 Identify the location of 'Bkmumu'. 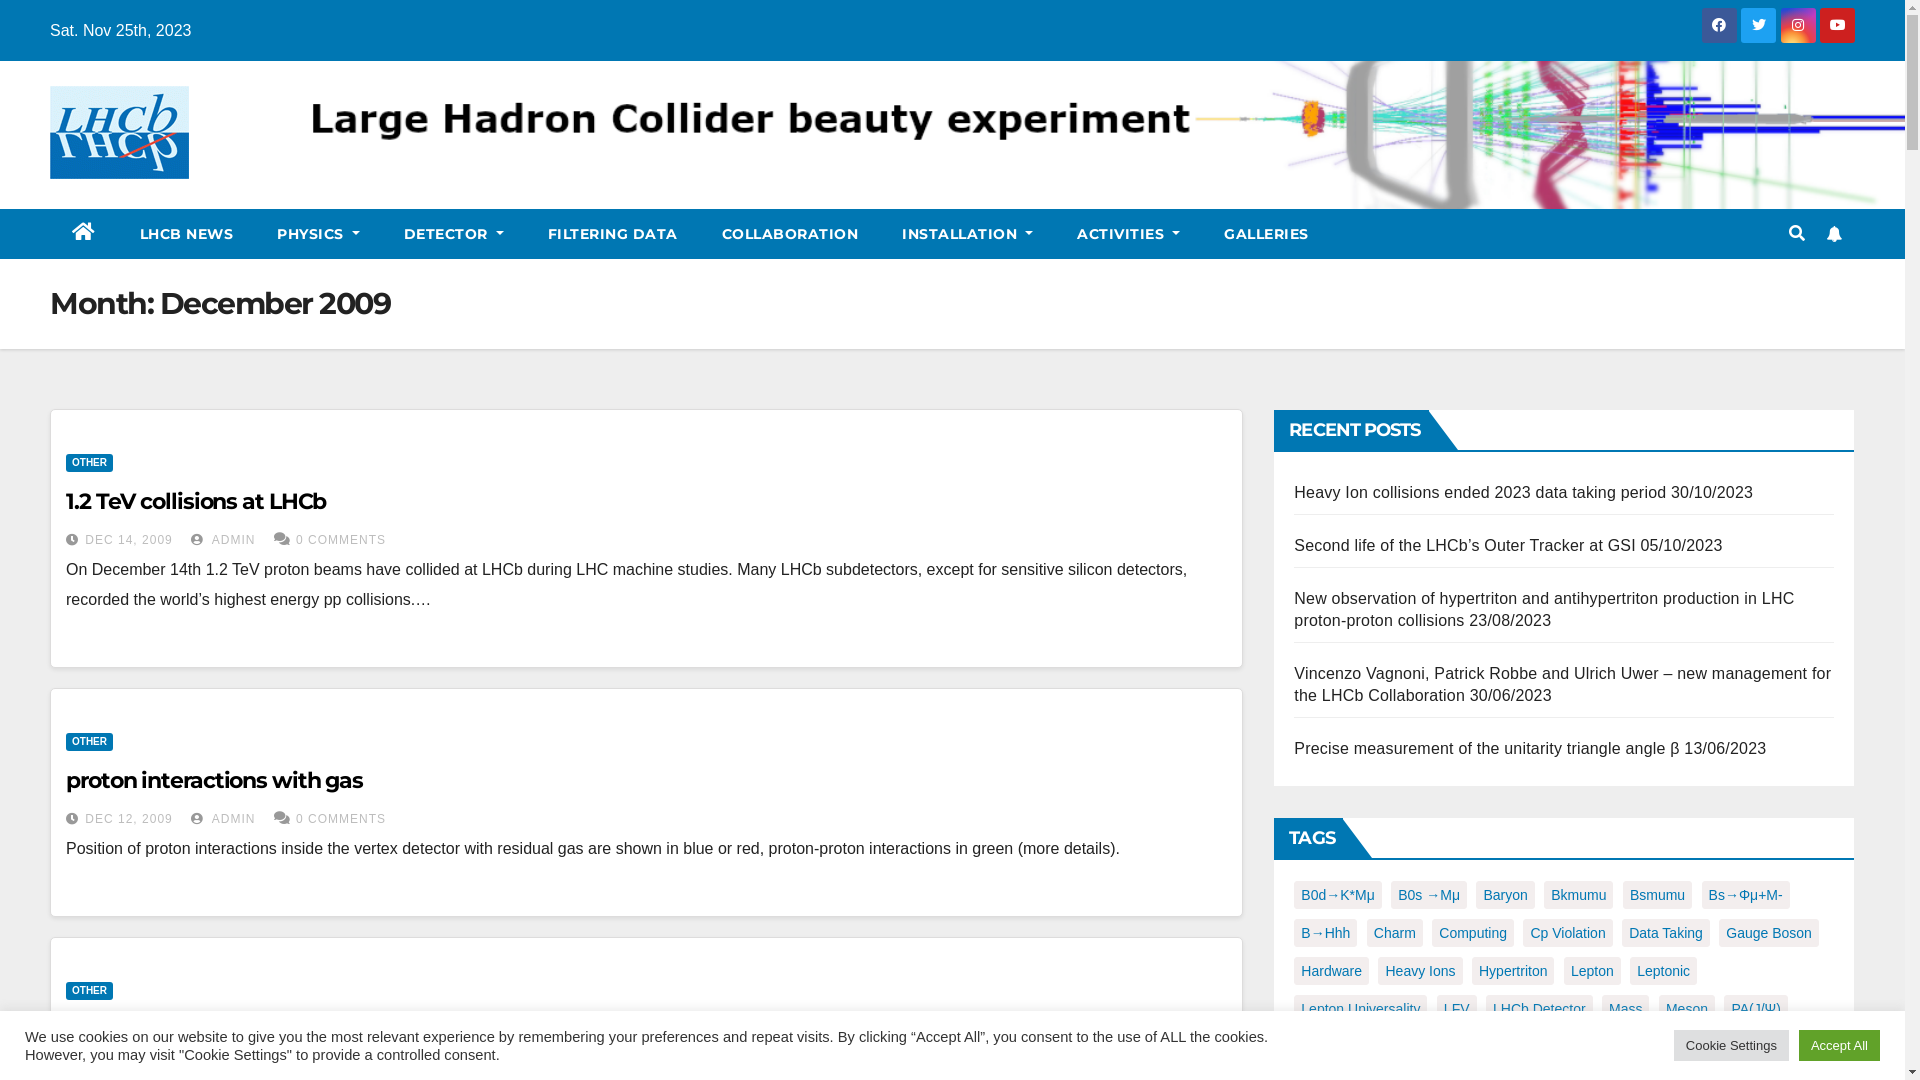
(1577, 893).